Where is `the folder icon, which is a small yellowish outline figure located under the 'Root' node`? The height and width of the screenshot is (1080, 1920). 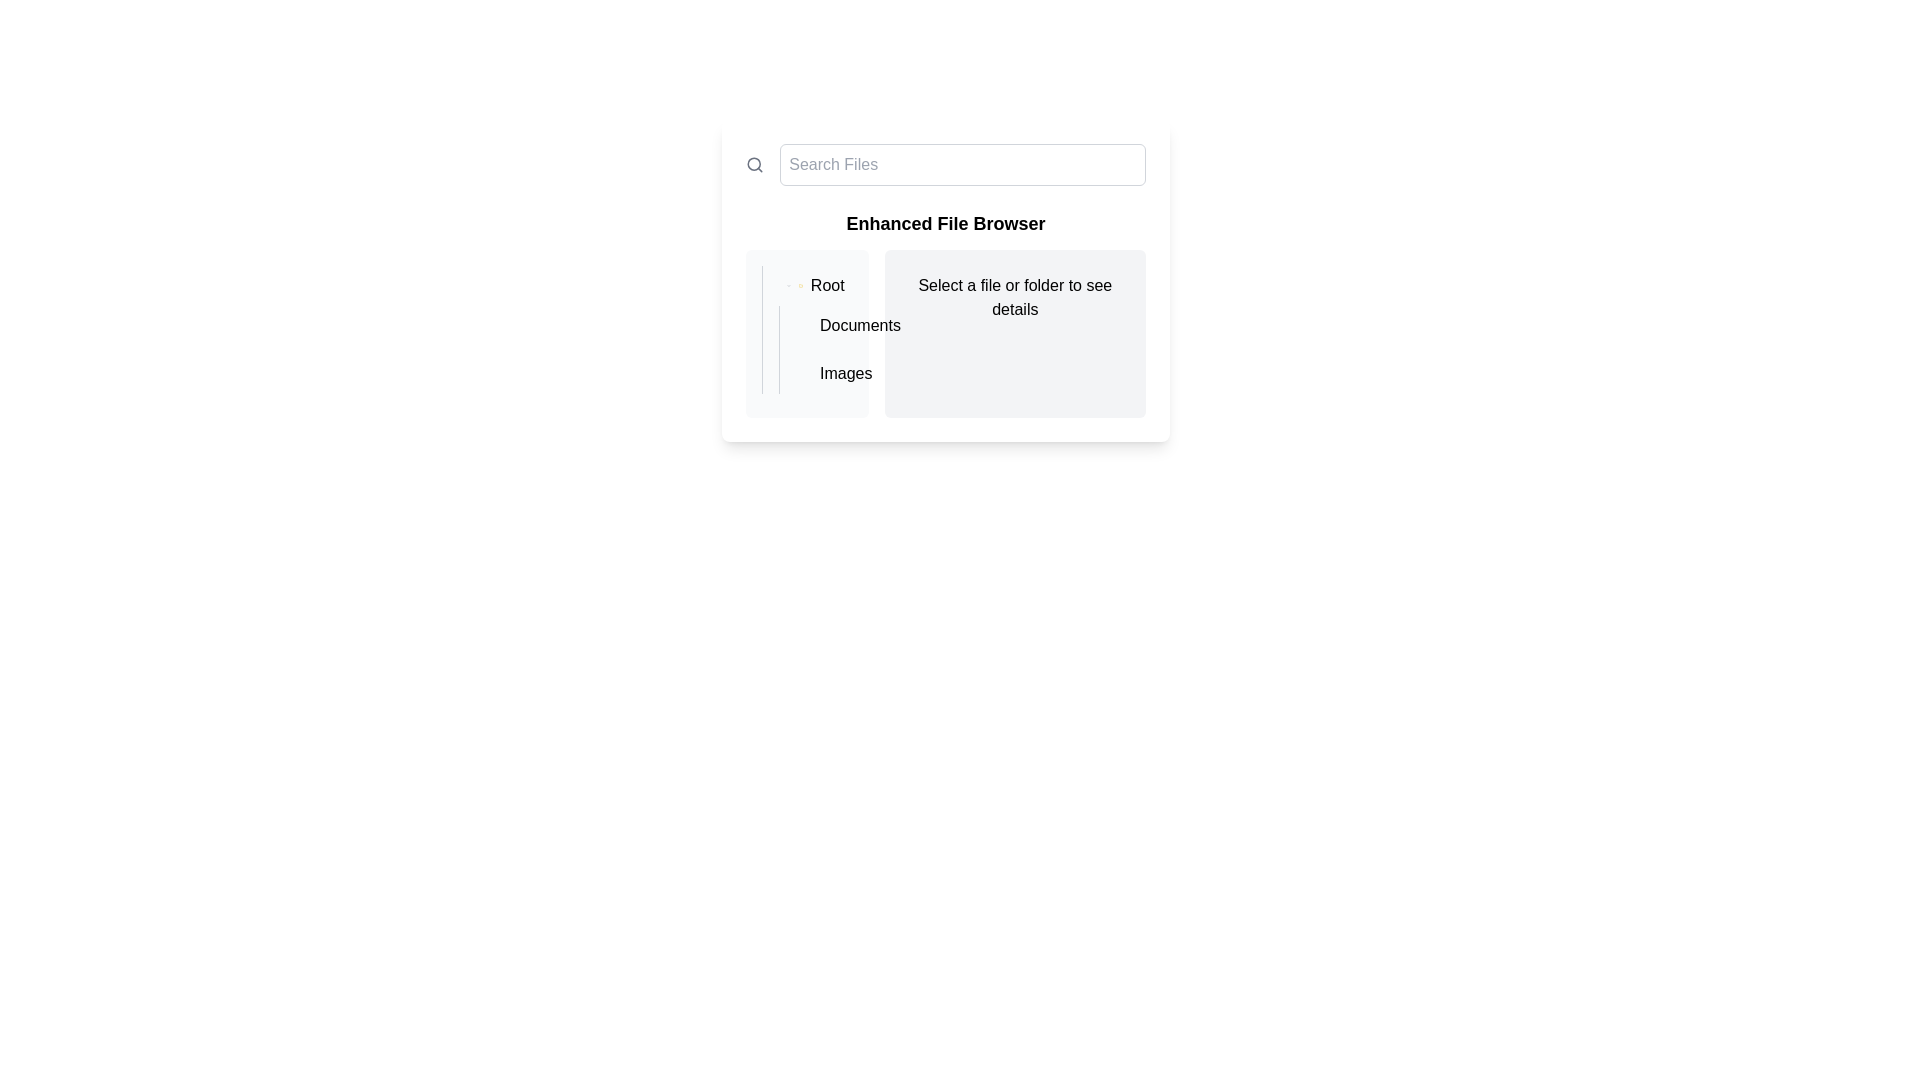
the folder icon, which is a small yellowish outline figure located under the 'Root' node is located at coordinates (824, 327).